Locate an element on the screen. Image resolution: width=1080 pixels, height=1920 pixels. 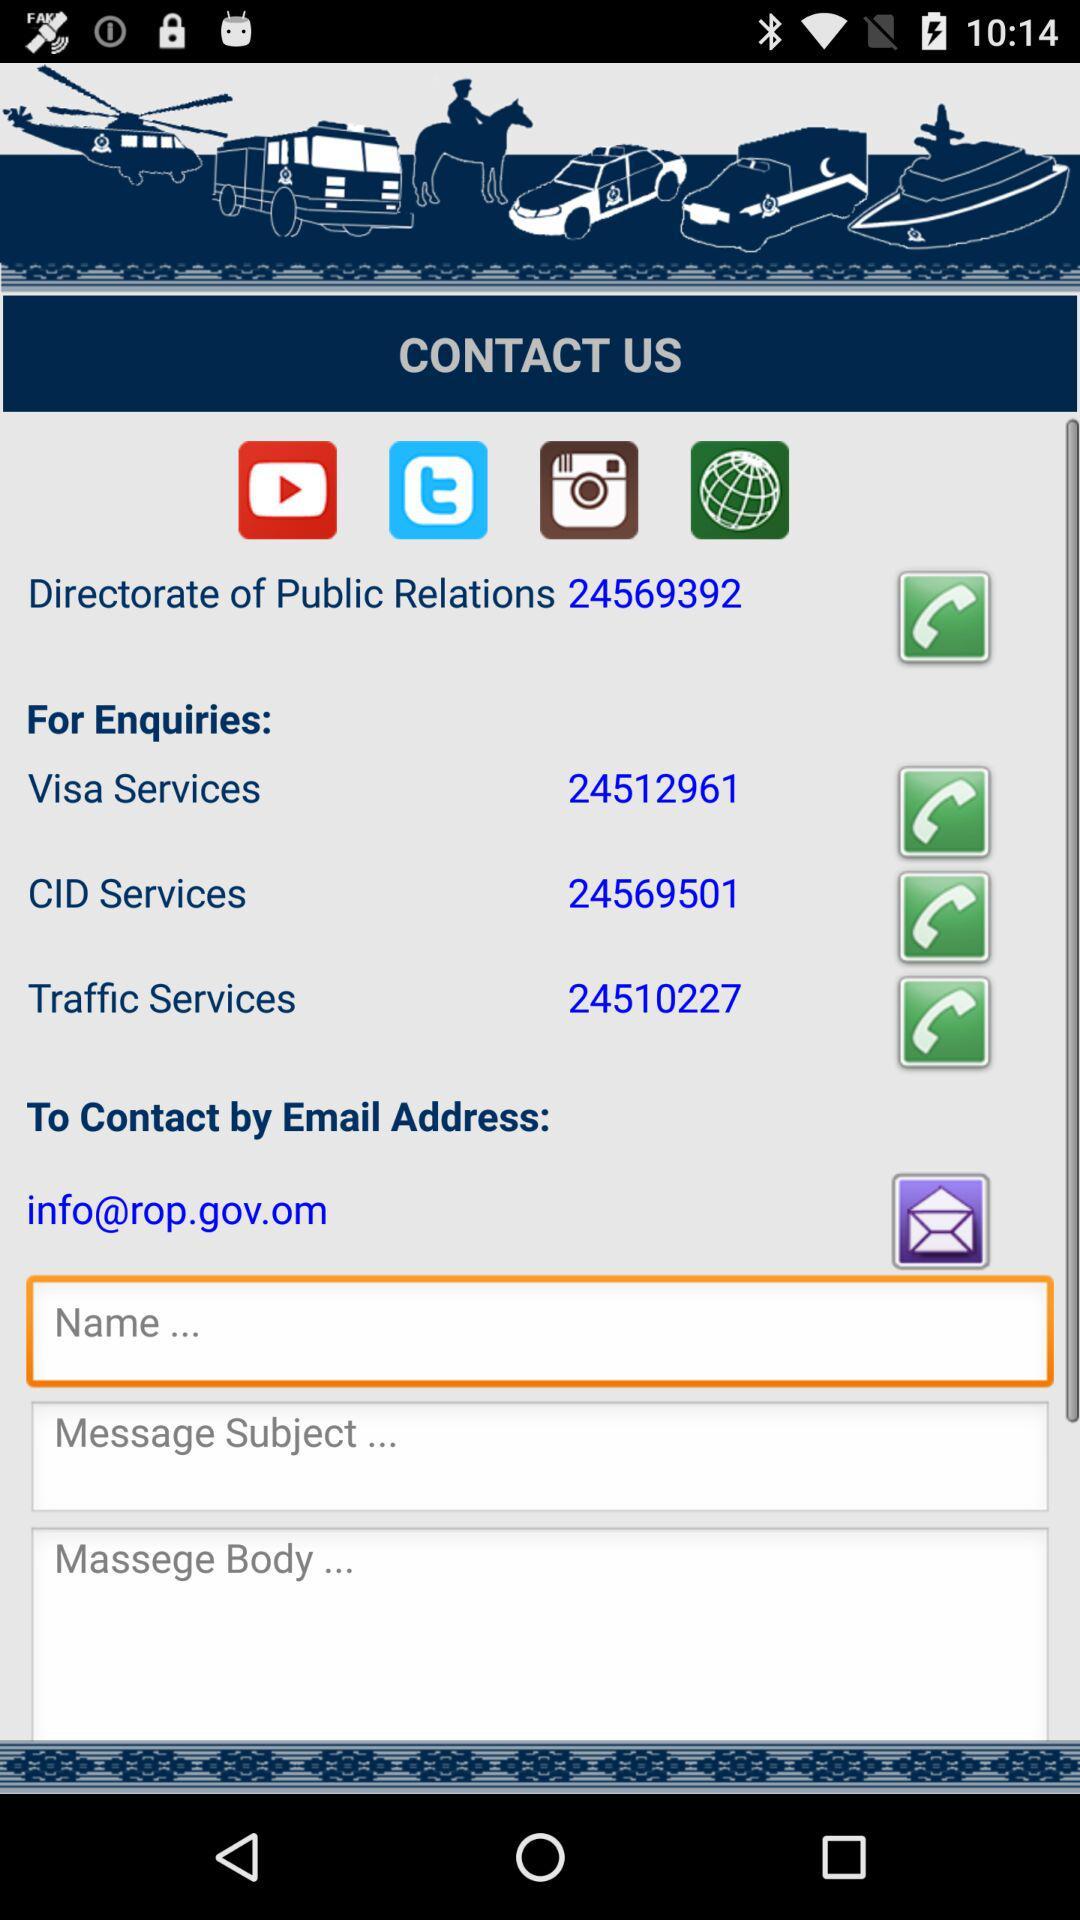
share via twitter icon is located at coordinates (437, 490).